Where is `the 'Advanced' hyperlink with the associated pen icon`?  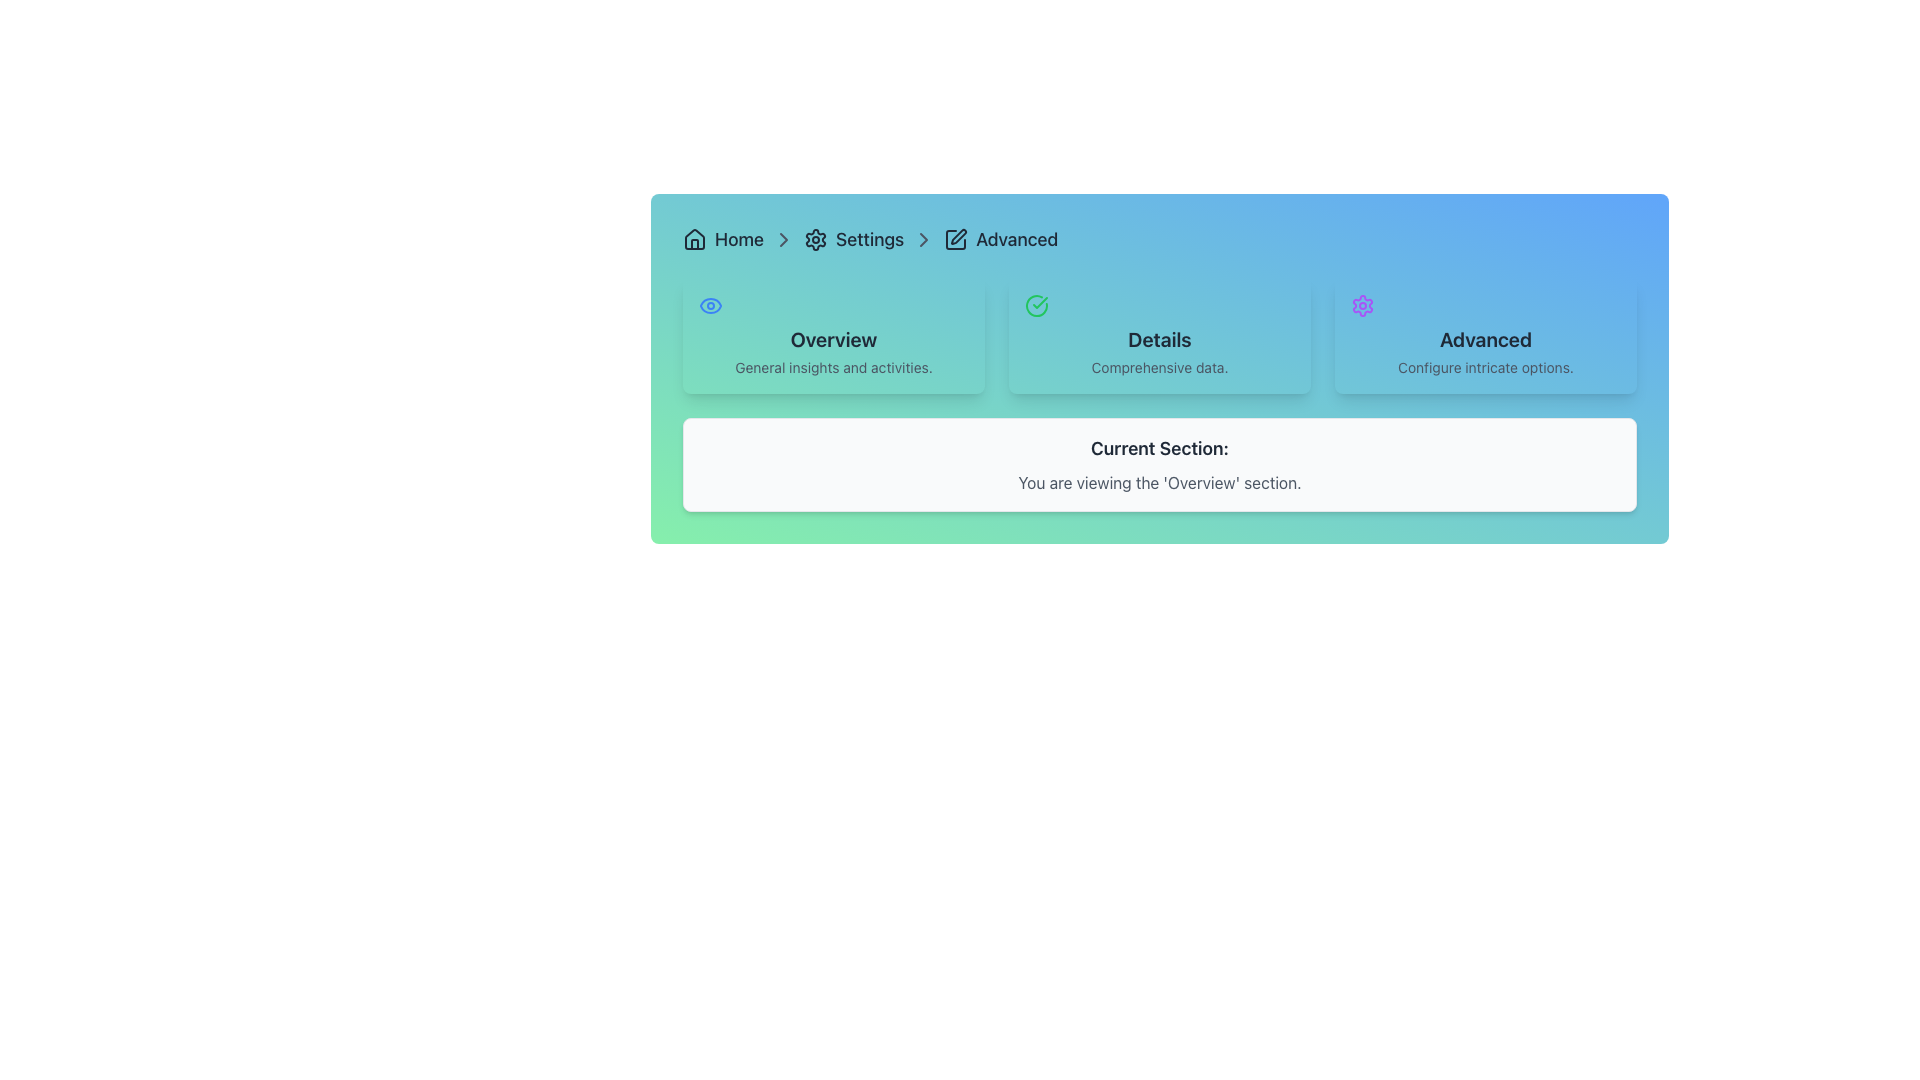 the 'Advanced' hyperlink with the associated pen icon is located at coordinates (1001, 238).